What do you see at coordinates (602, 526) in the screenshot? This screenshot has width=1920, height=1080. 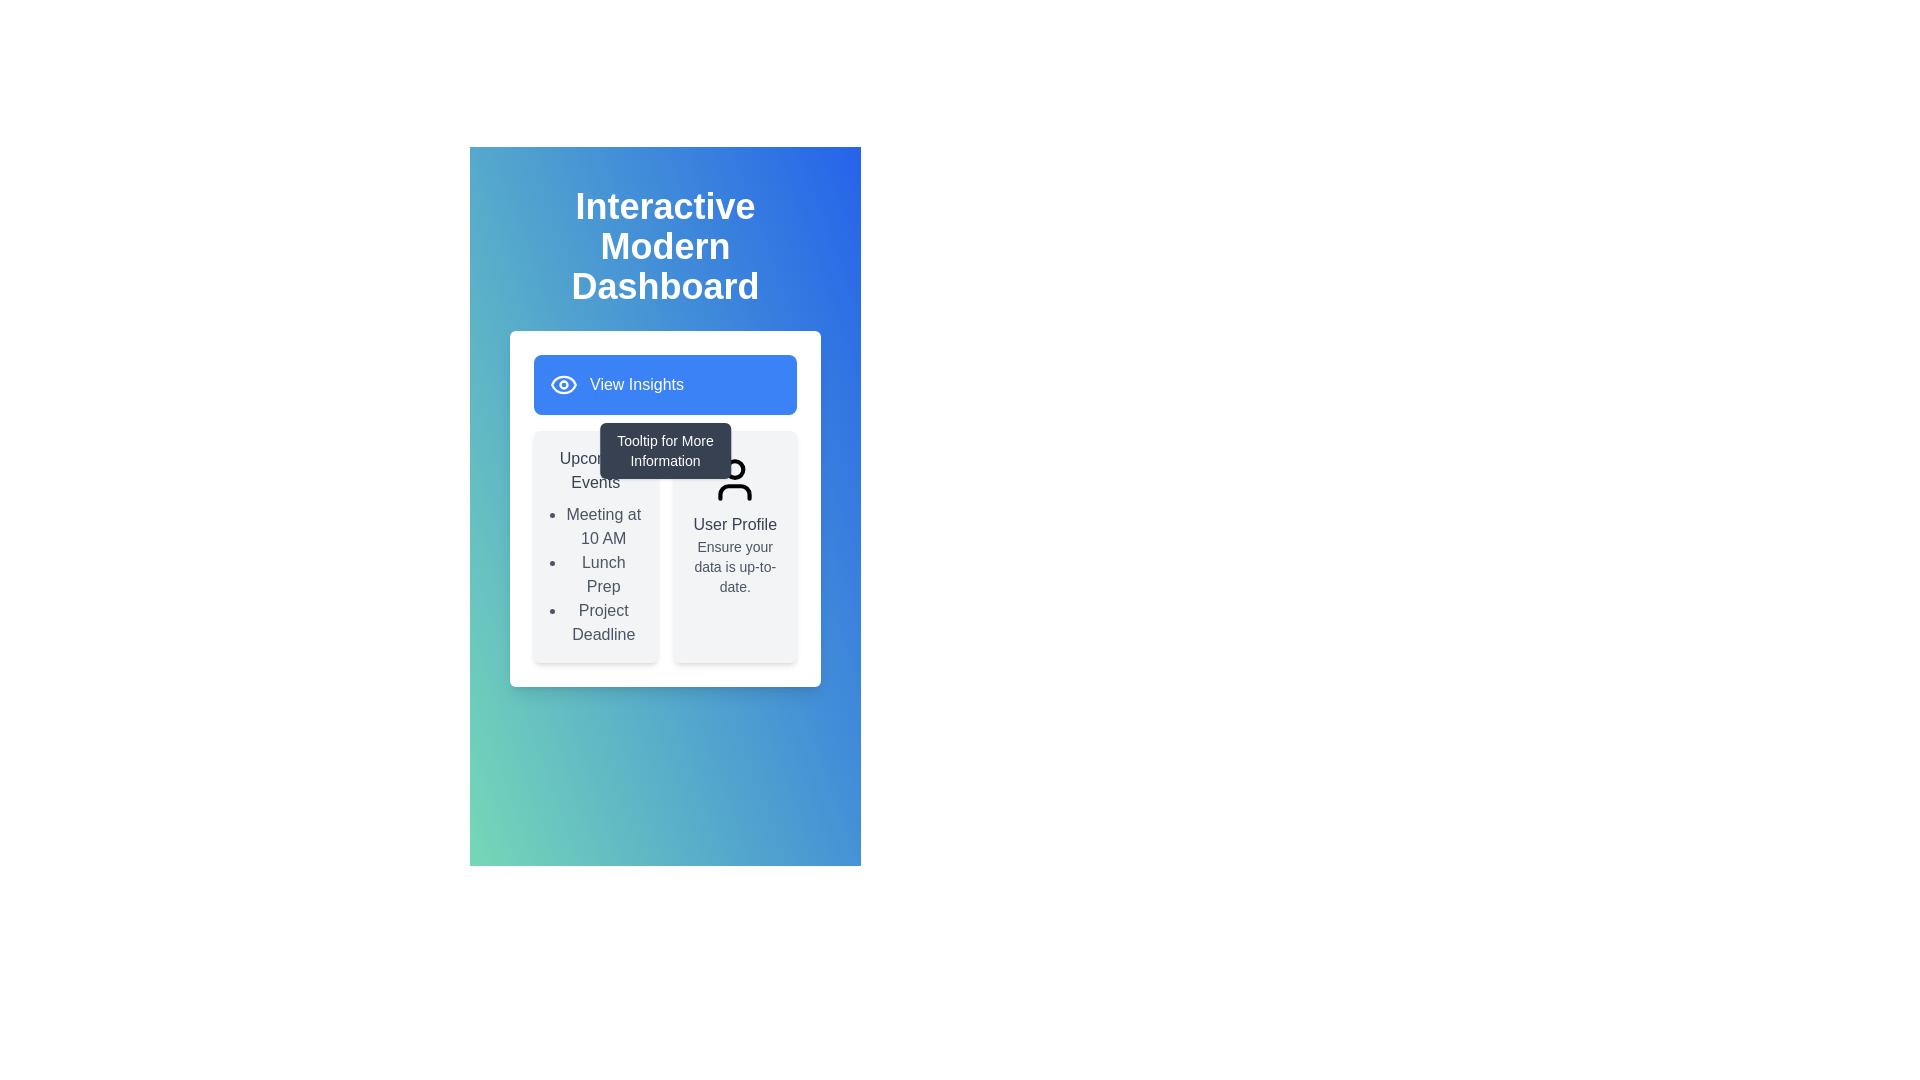 I see `the static informational label for the upcoming event scheduled at 10 AM, located in the bulleted list under 'Upcoming Events'` at bounding box center [602, 526].